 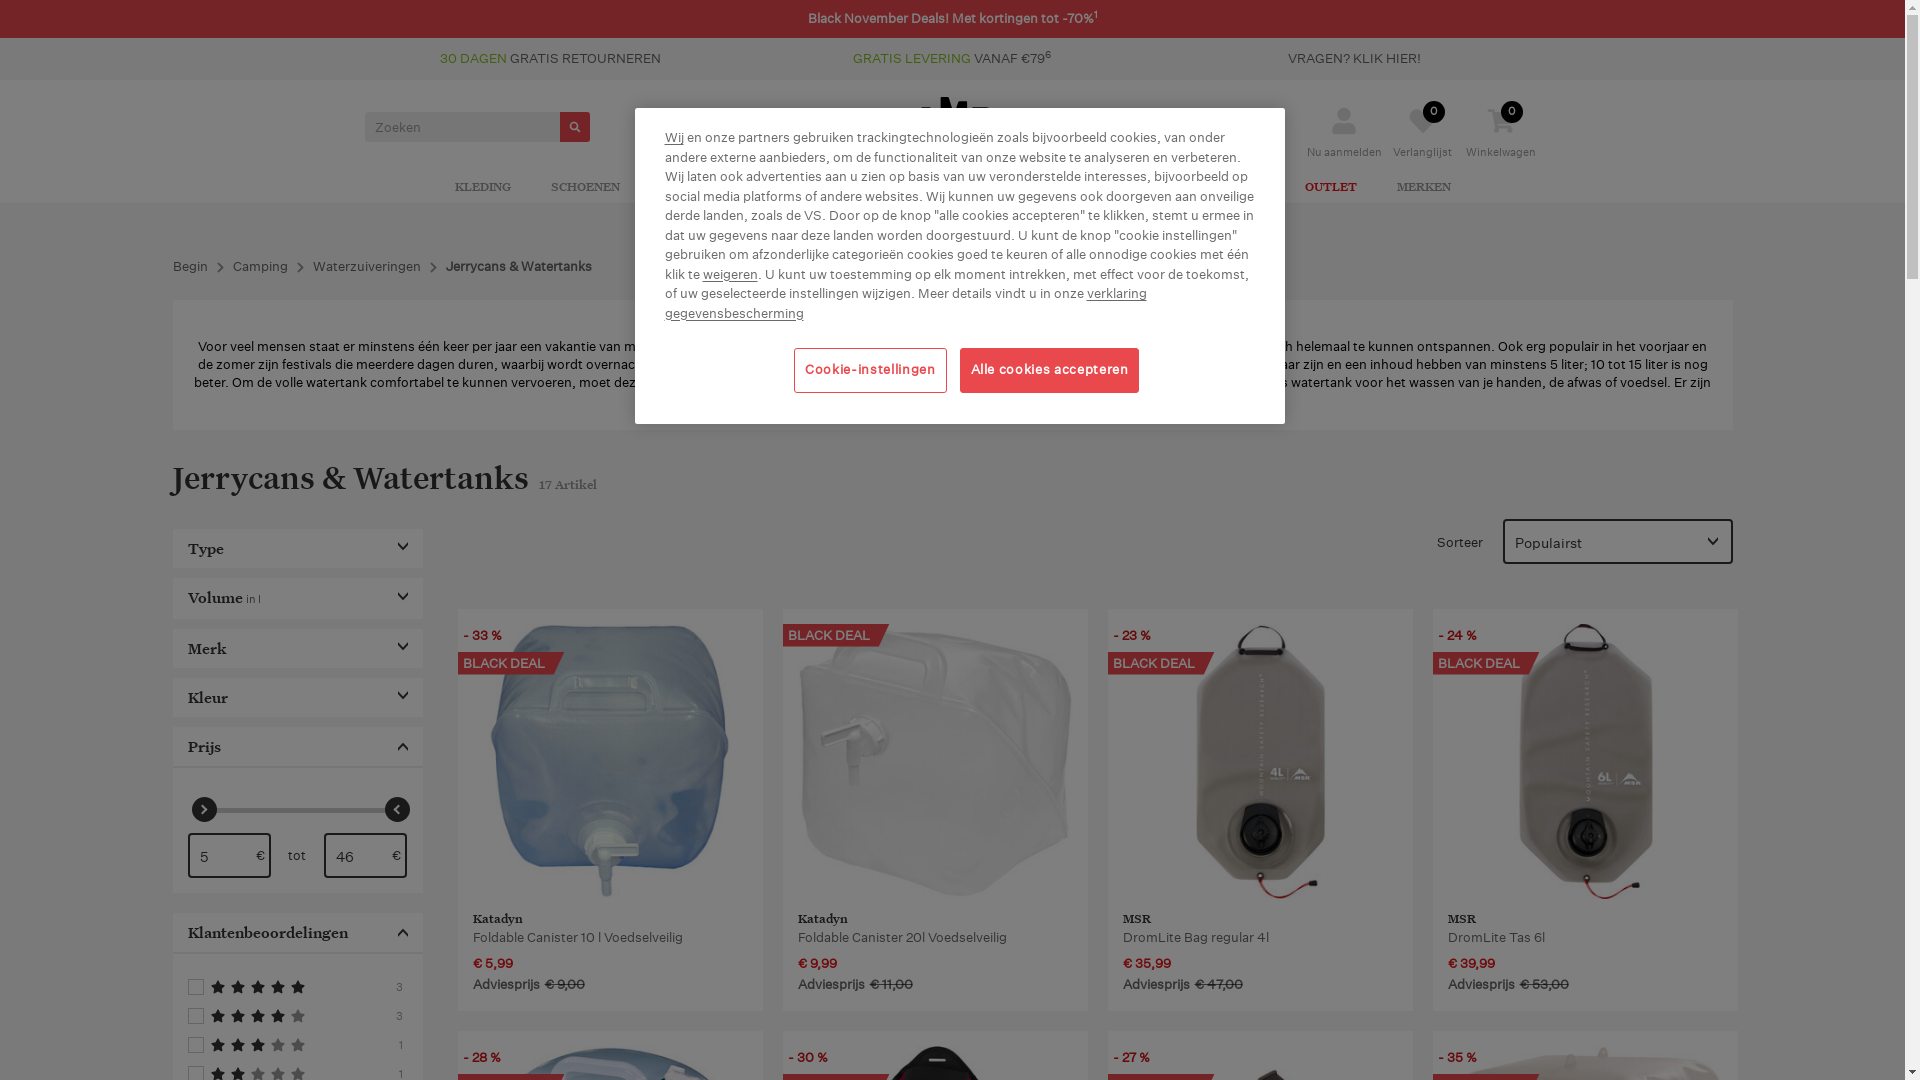 What do you see at coordinates (1002, 188) in the screenshot?
I see `'JOGGING'` at bounding box center [1002, 188].